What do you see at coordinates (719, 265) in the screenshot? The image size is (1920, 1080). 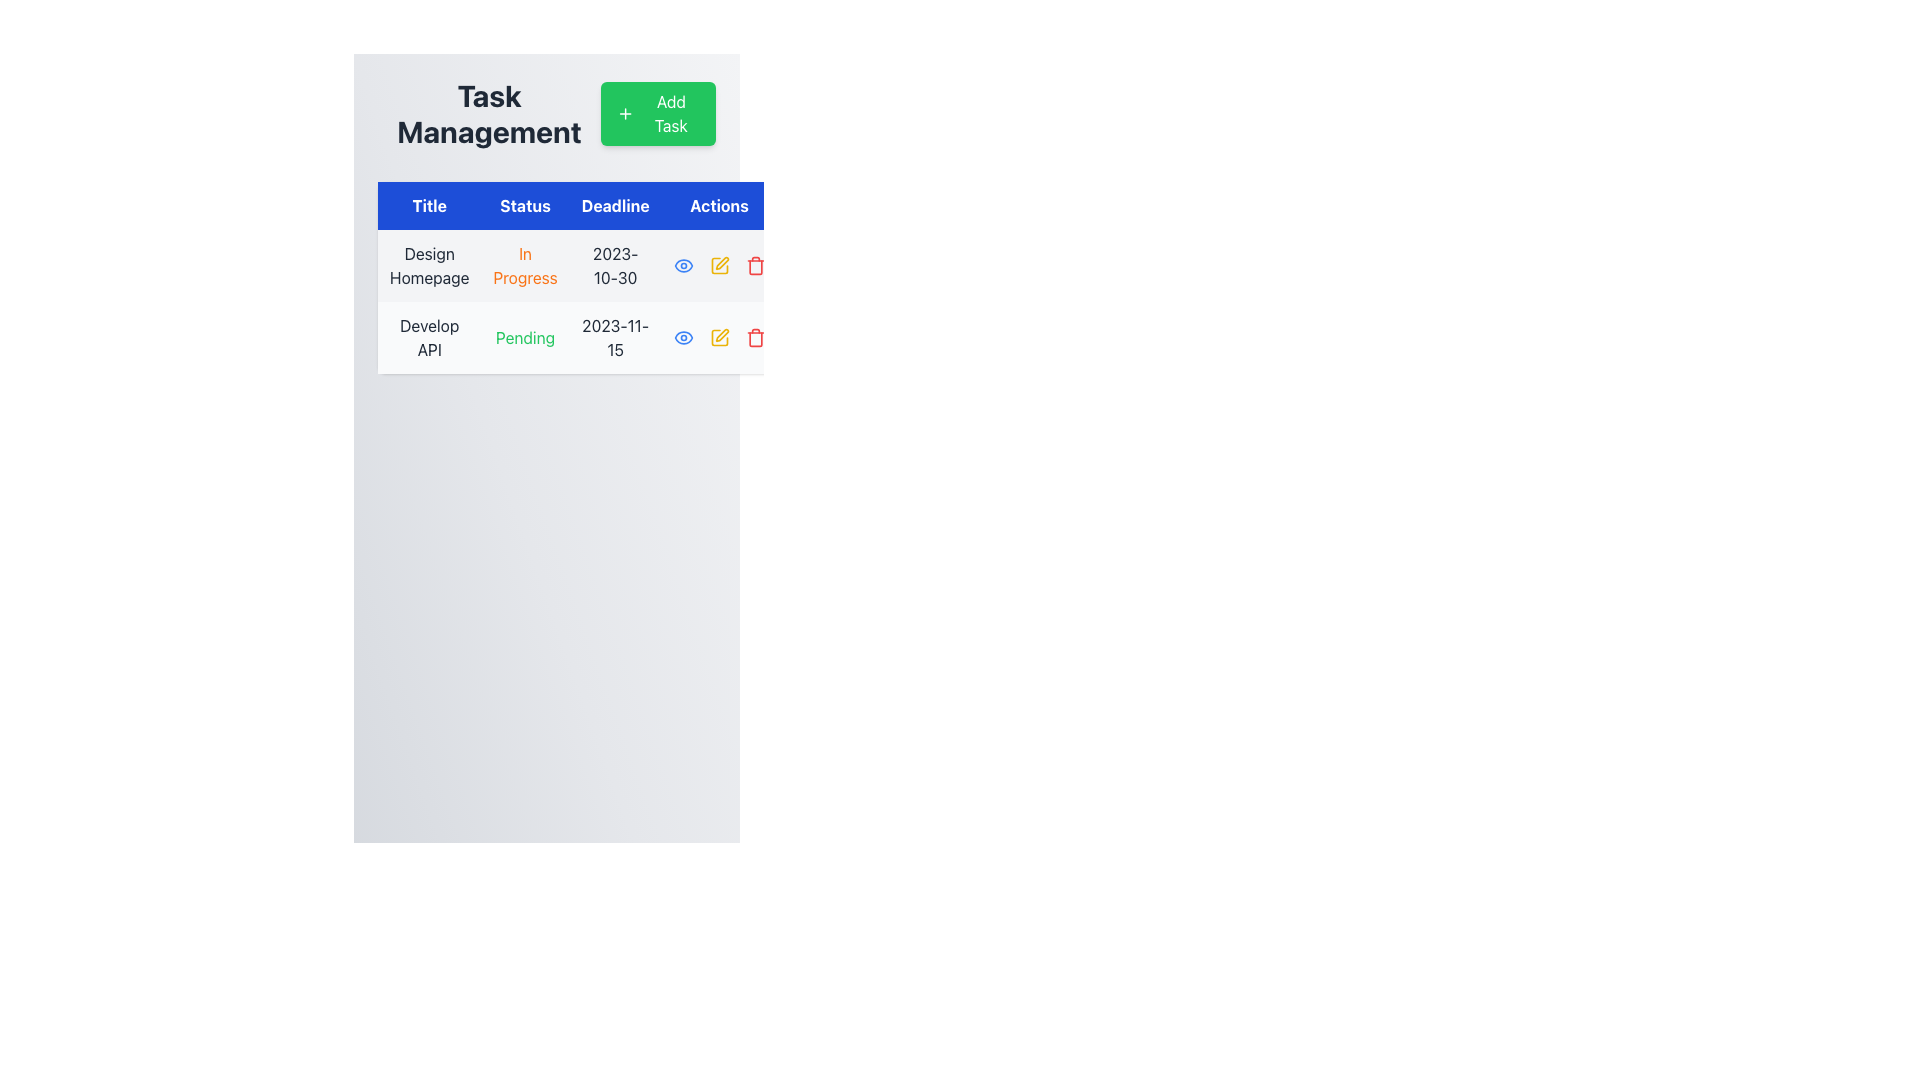 I see `the edit icon button located in the 'Actions' column of the first row of the task management table to initiate editing the task` at bounding box center [719, 265].